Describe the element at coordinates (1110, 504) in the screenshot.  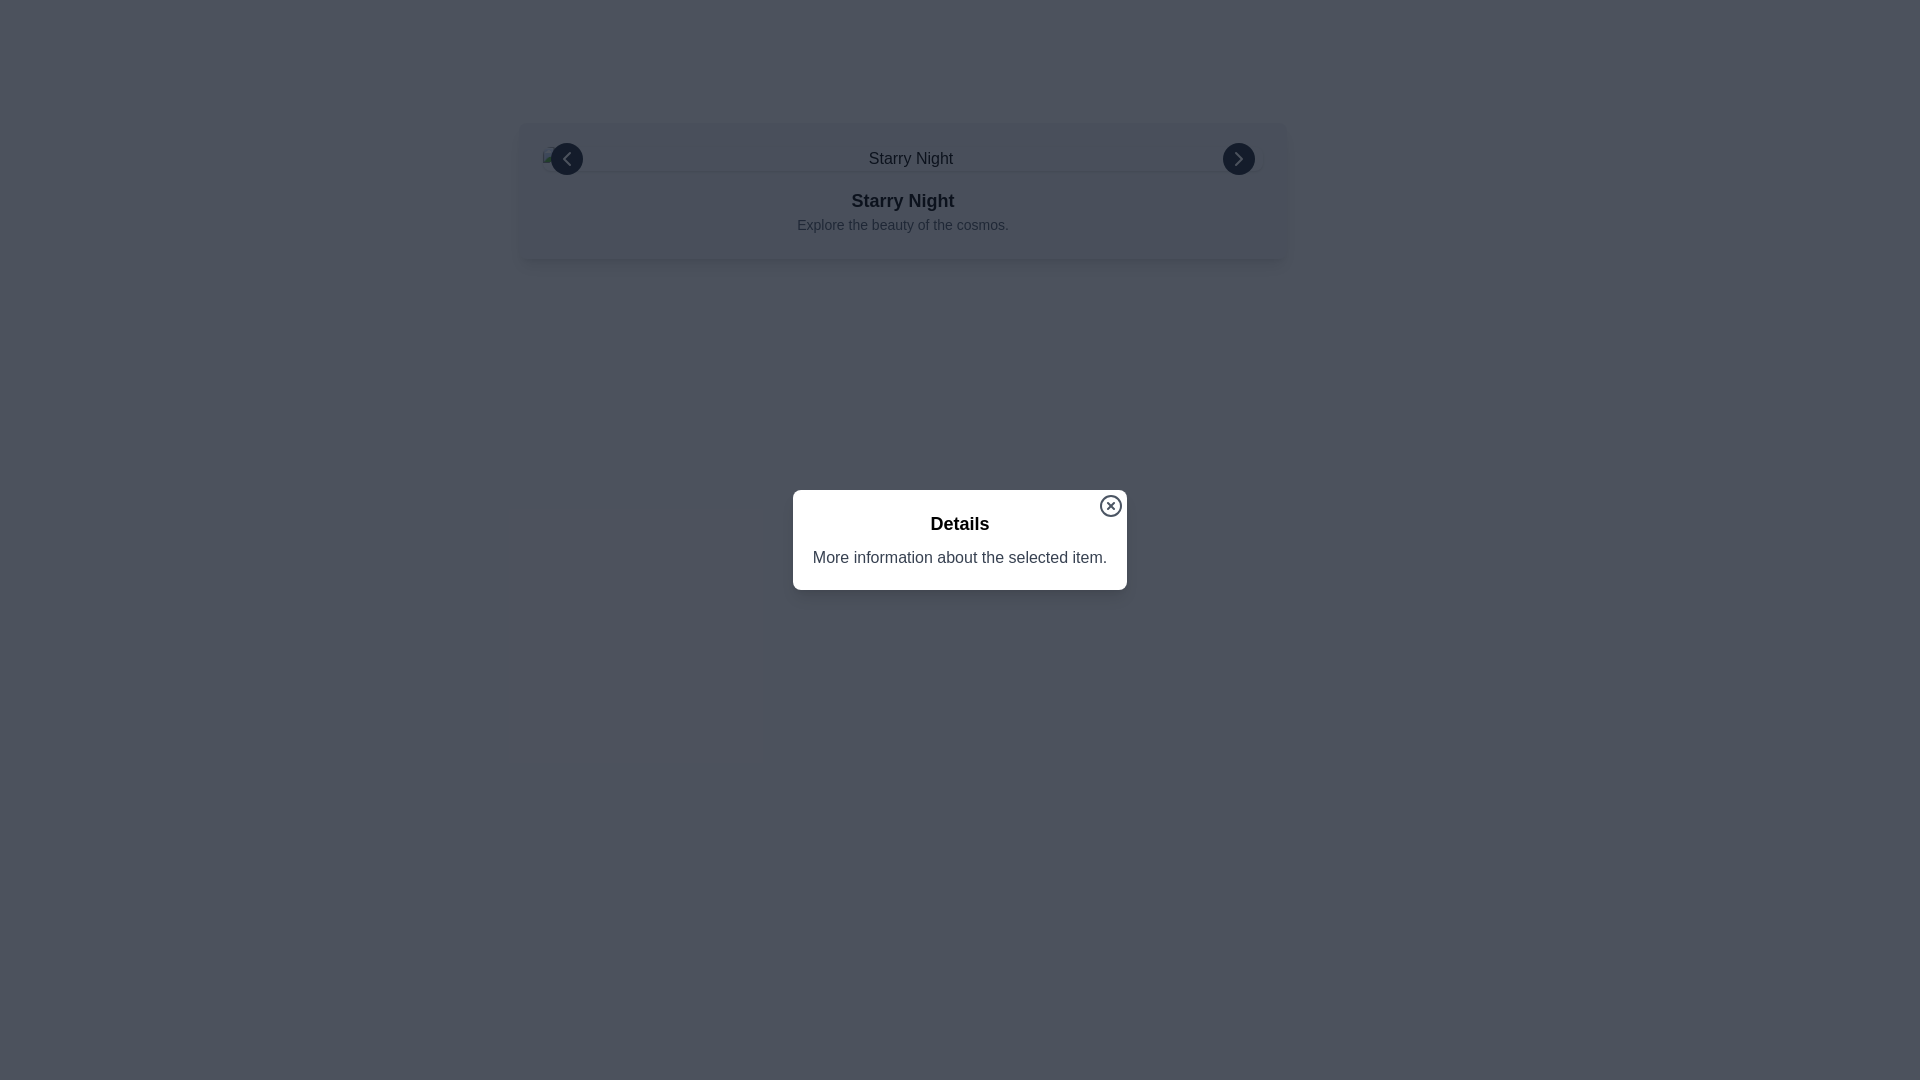
I see `the circular button with an X shape in the top-right corner of the contextual popup dialog` at that location.